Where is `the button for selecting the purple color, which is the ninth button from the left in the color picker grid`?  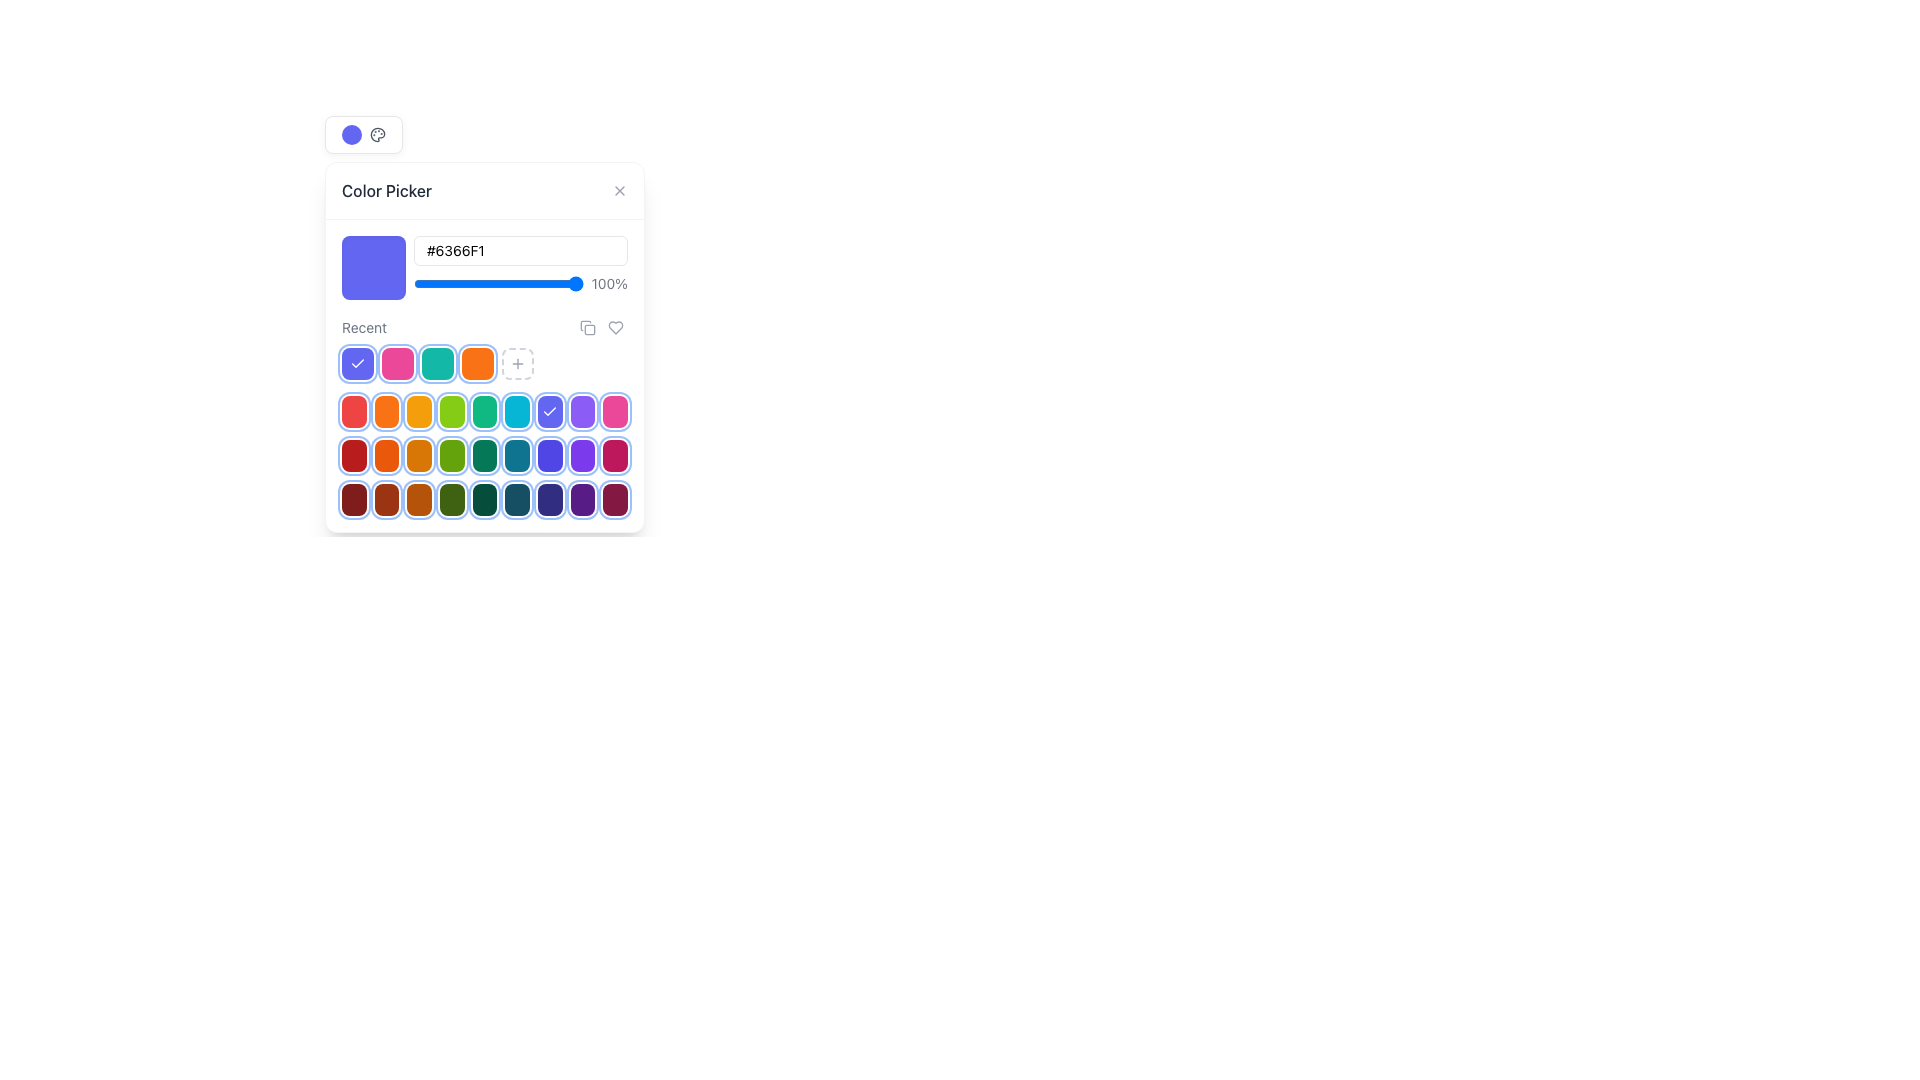
the button for selecting the purple color, which is the ninth button from the left in the color picker grid is located at coordinates (582, 411).